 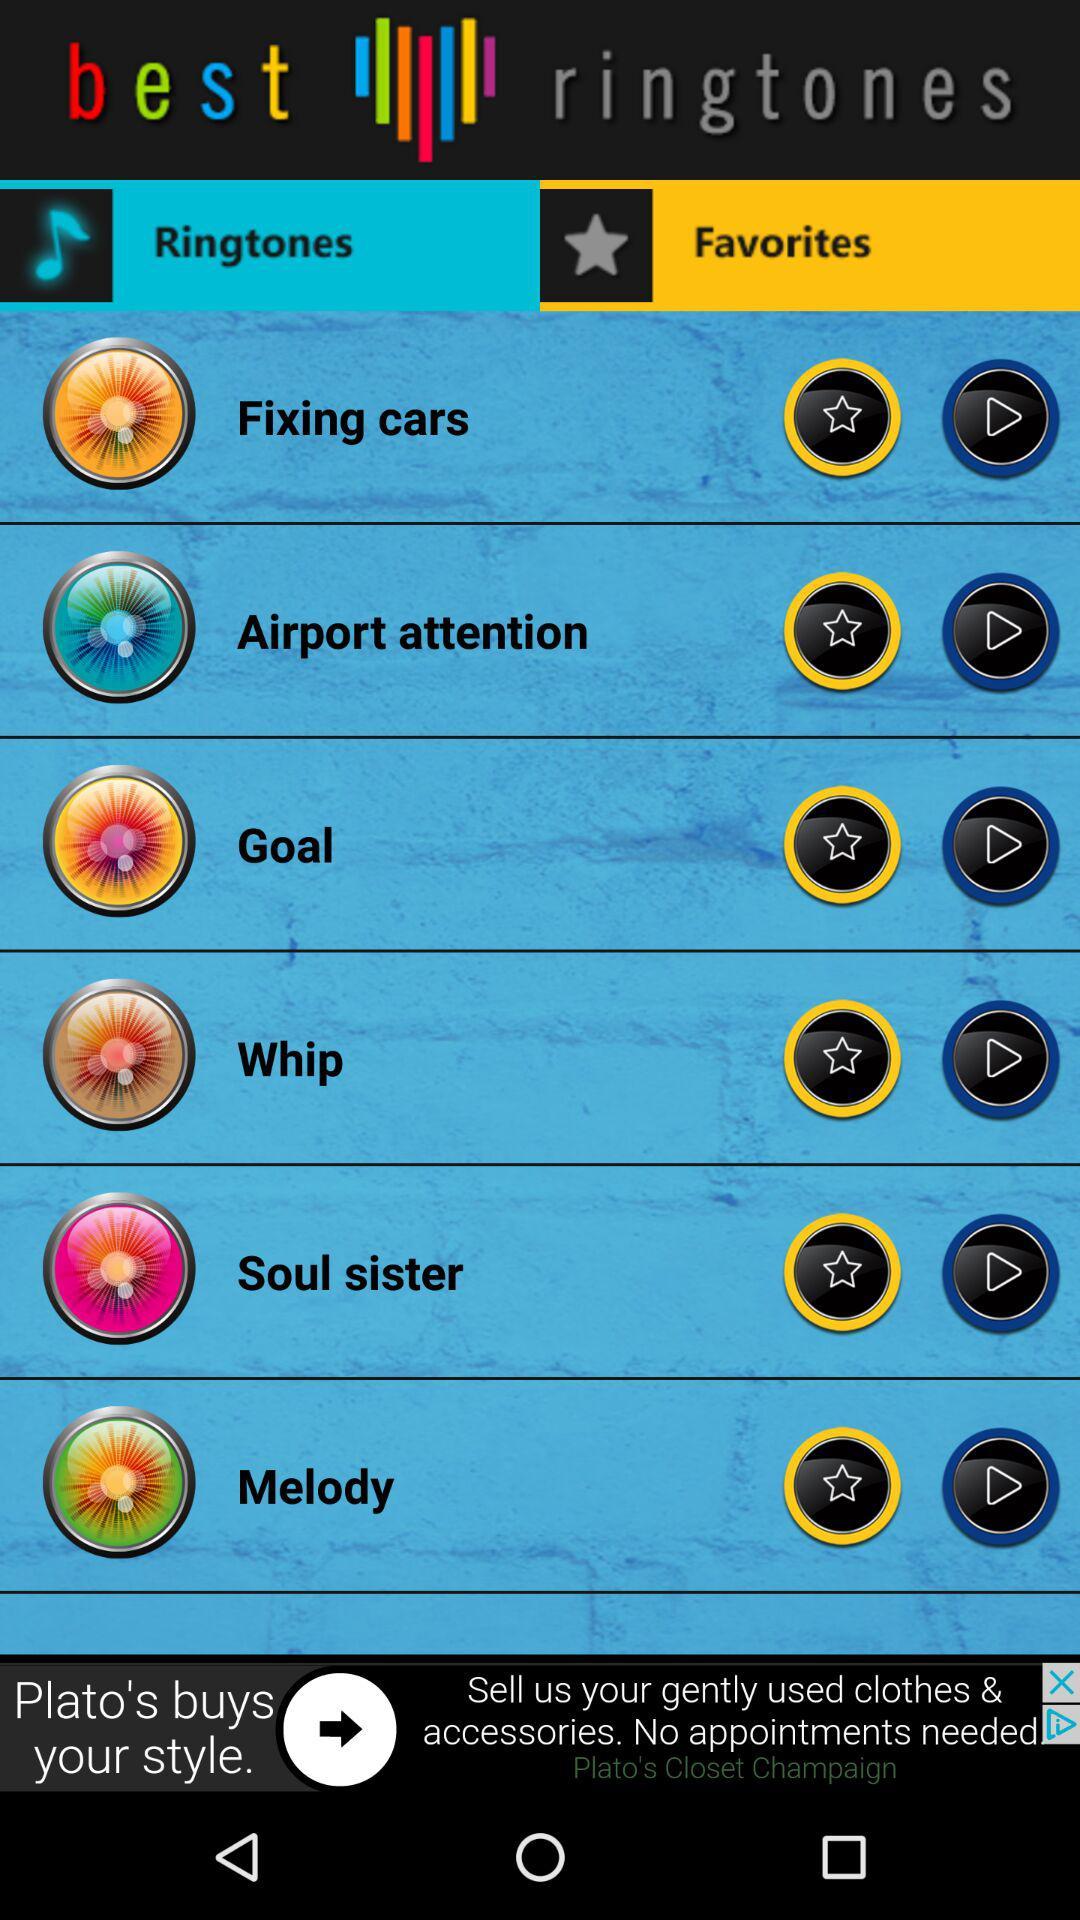 I want to click on for play, so click(x=1000, y=1056).